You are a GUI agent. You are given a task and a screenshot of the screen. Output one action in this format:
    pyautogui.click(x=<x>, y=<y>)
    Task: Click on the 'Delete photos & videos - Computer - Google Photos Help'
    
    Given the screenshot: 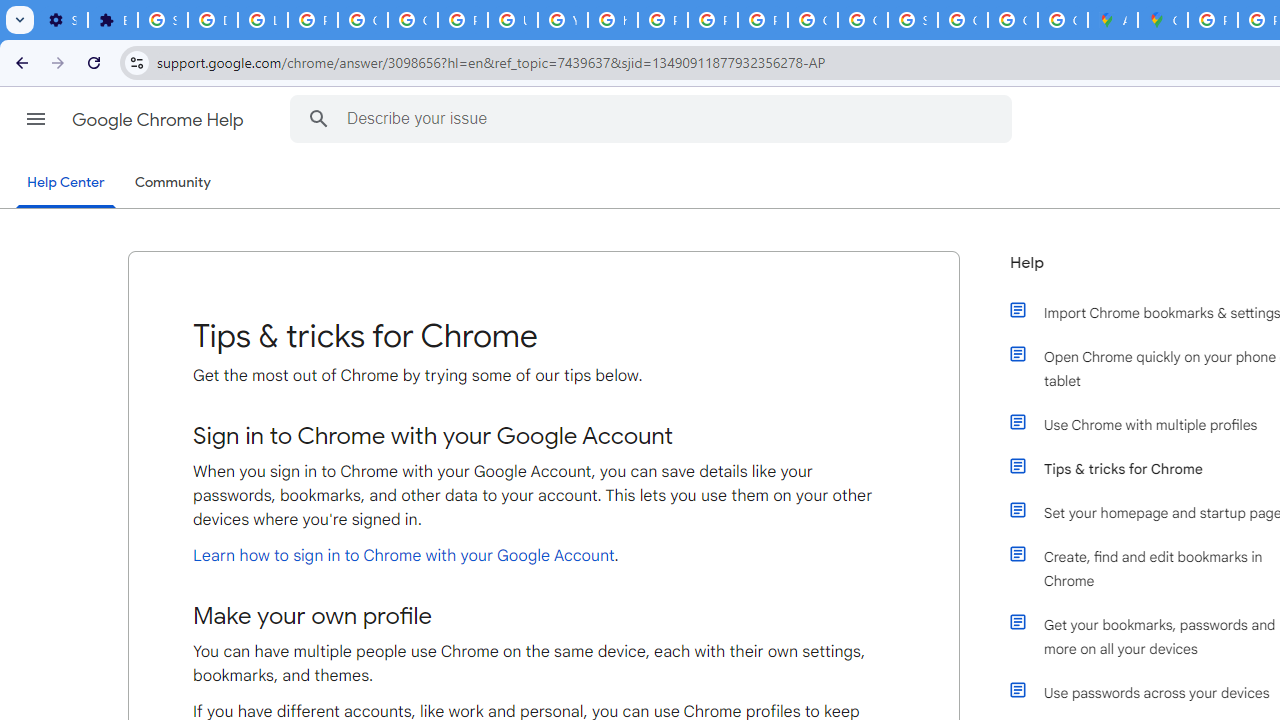 What is the action you would take?
    pyautogui.click(x=213, y=20)
    